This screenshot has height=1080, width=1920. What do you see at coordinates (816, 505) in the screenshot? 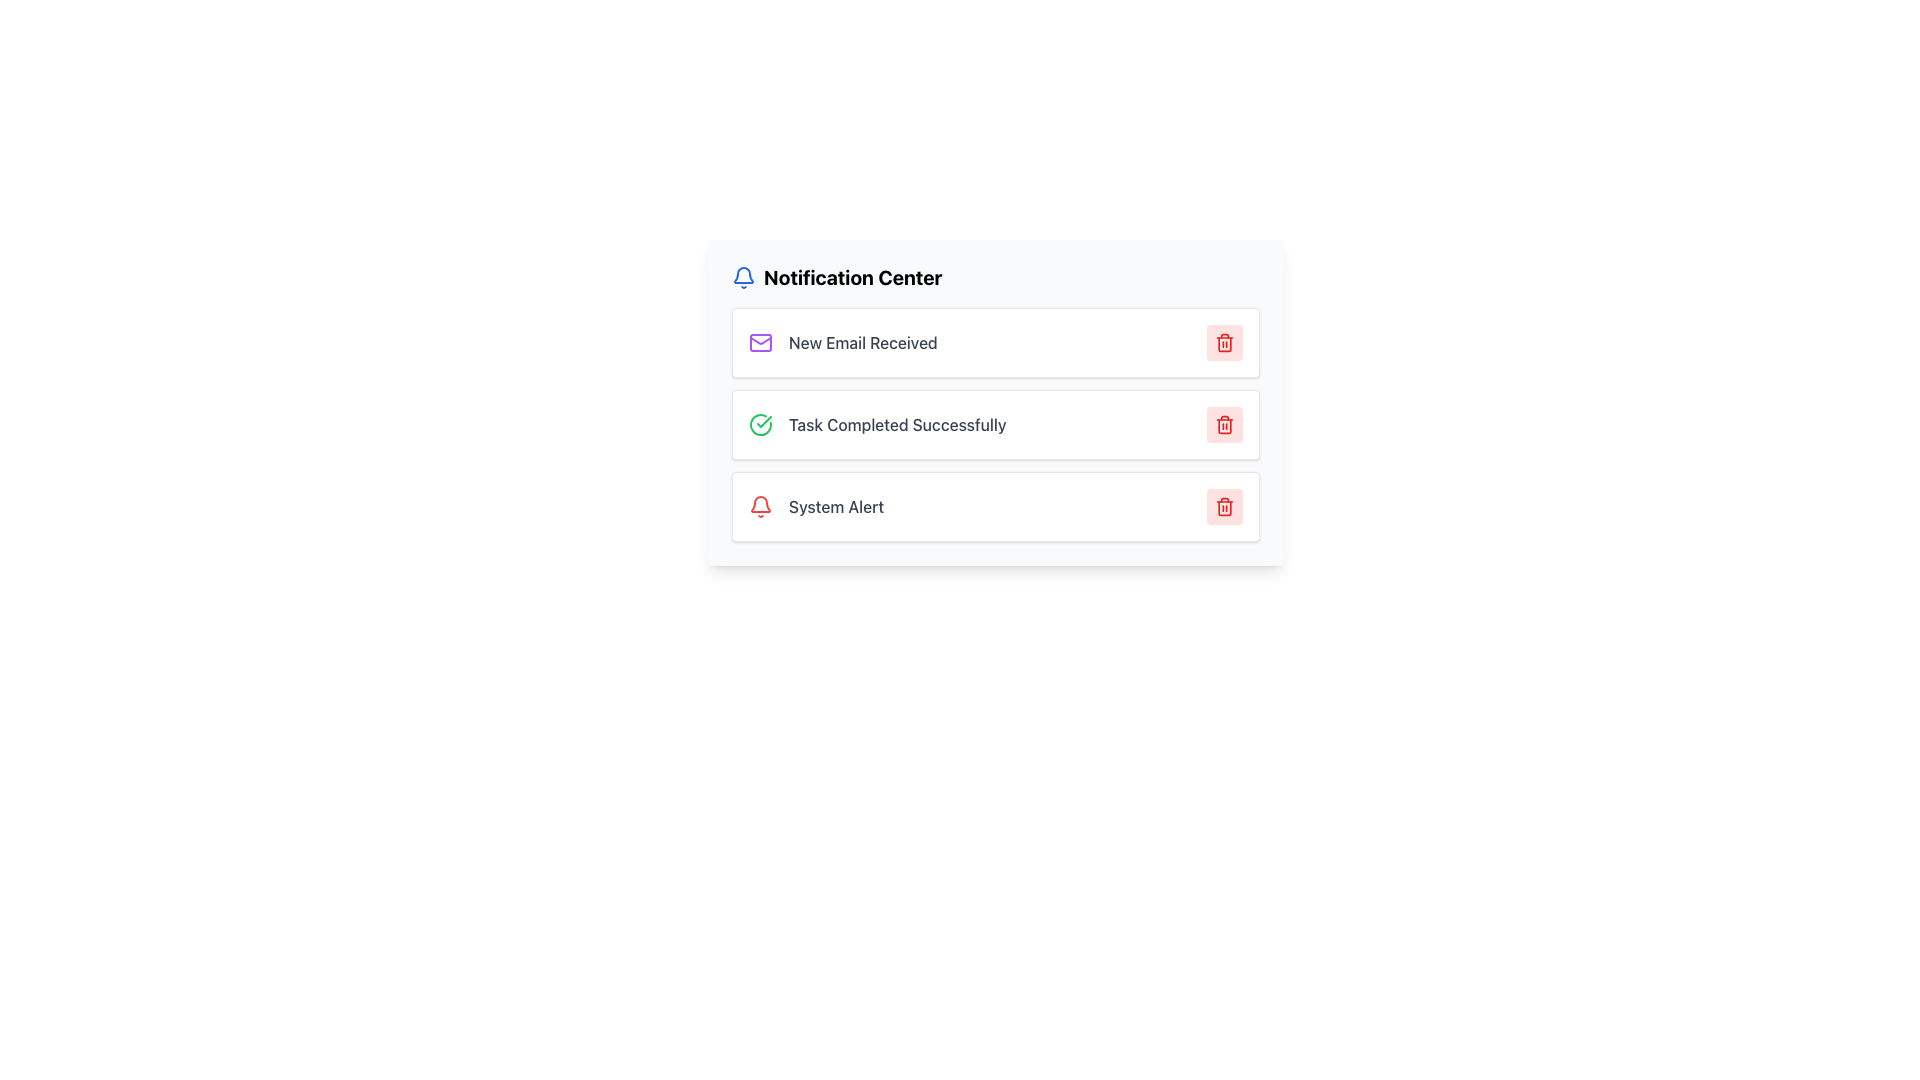
I see `the 'System Alert' Notification item located in the third row of the Notification Center` at bounding box center [816, 505].